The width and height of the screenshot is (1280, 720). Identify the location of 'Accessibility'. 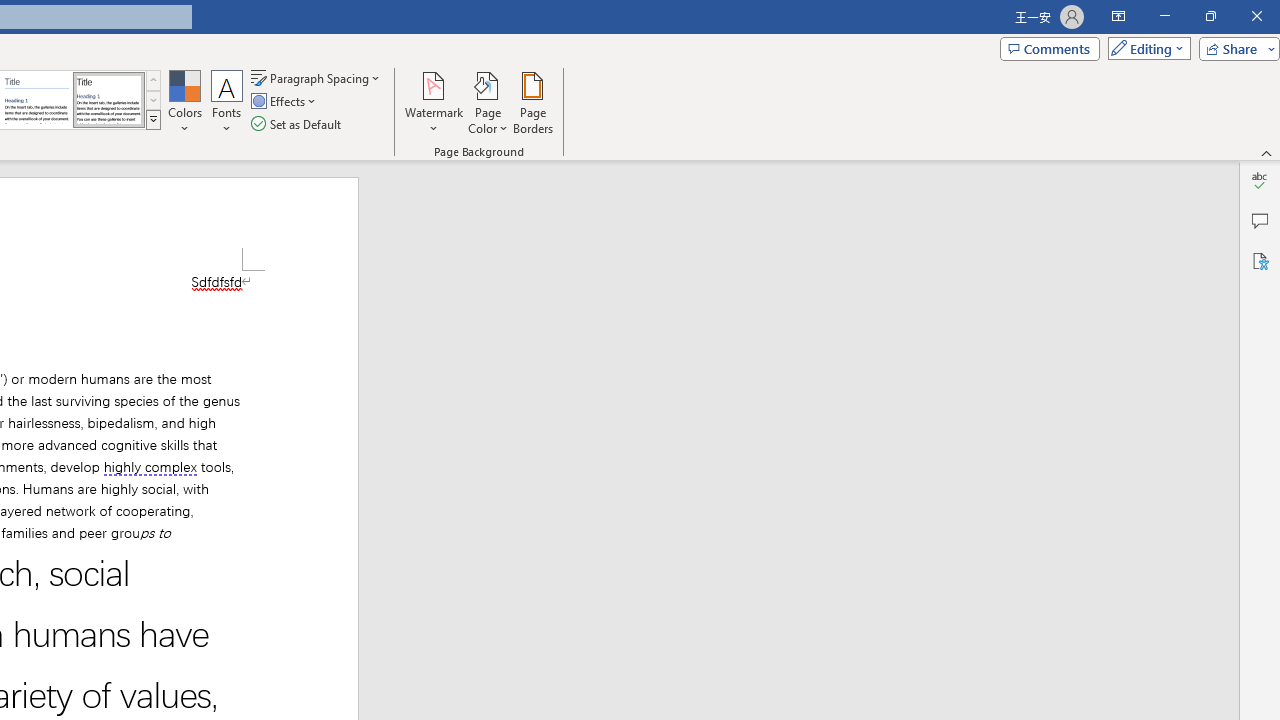
(1259, 260).